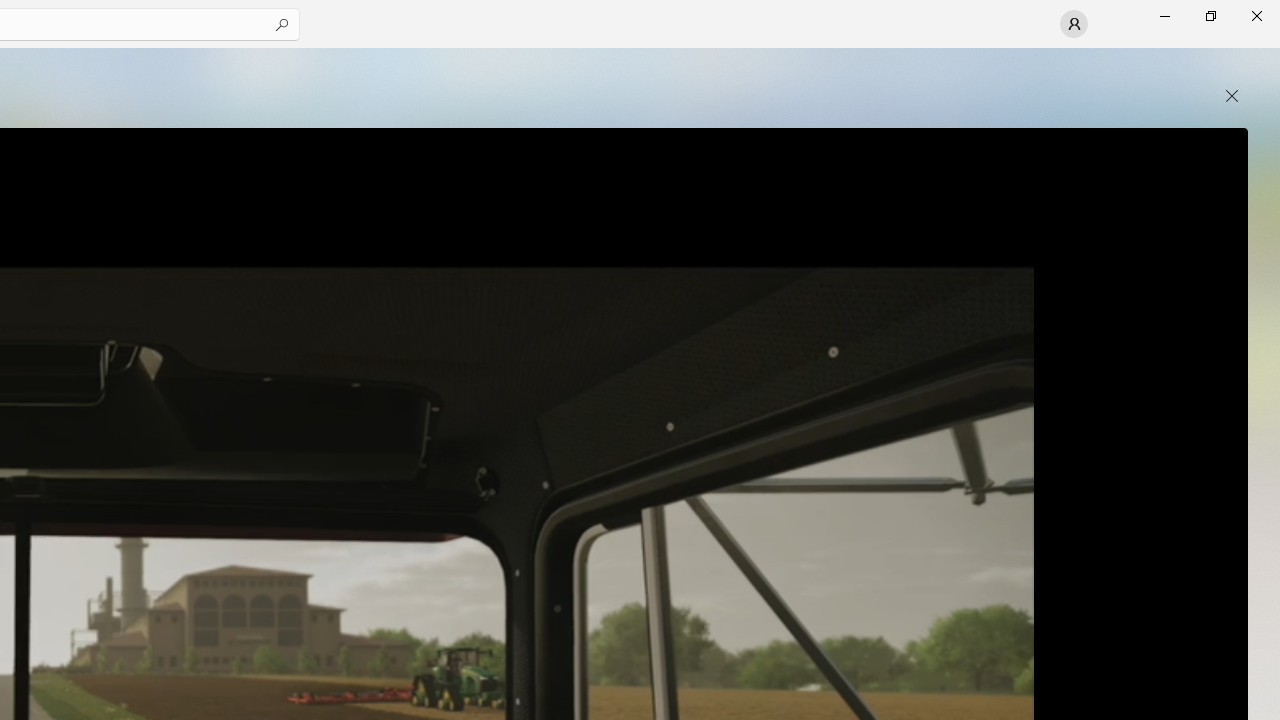 The height and width of the screenshot is (720, 1280). Describe the element at coordinates (1255, 15) in the screenshot. I see `'Close Microsoft Store'` at that location.